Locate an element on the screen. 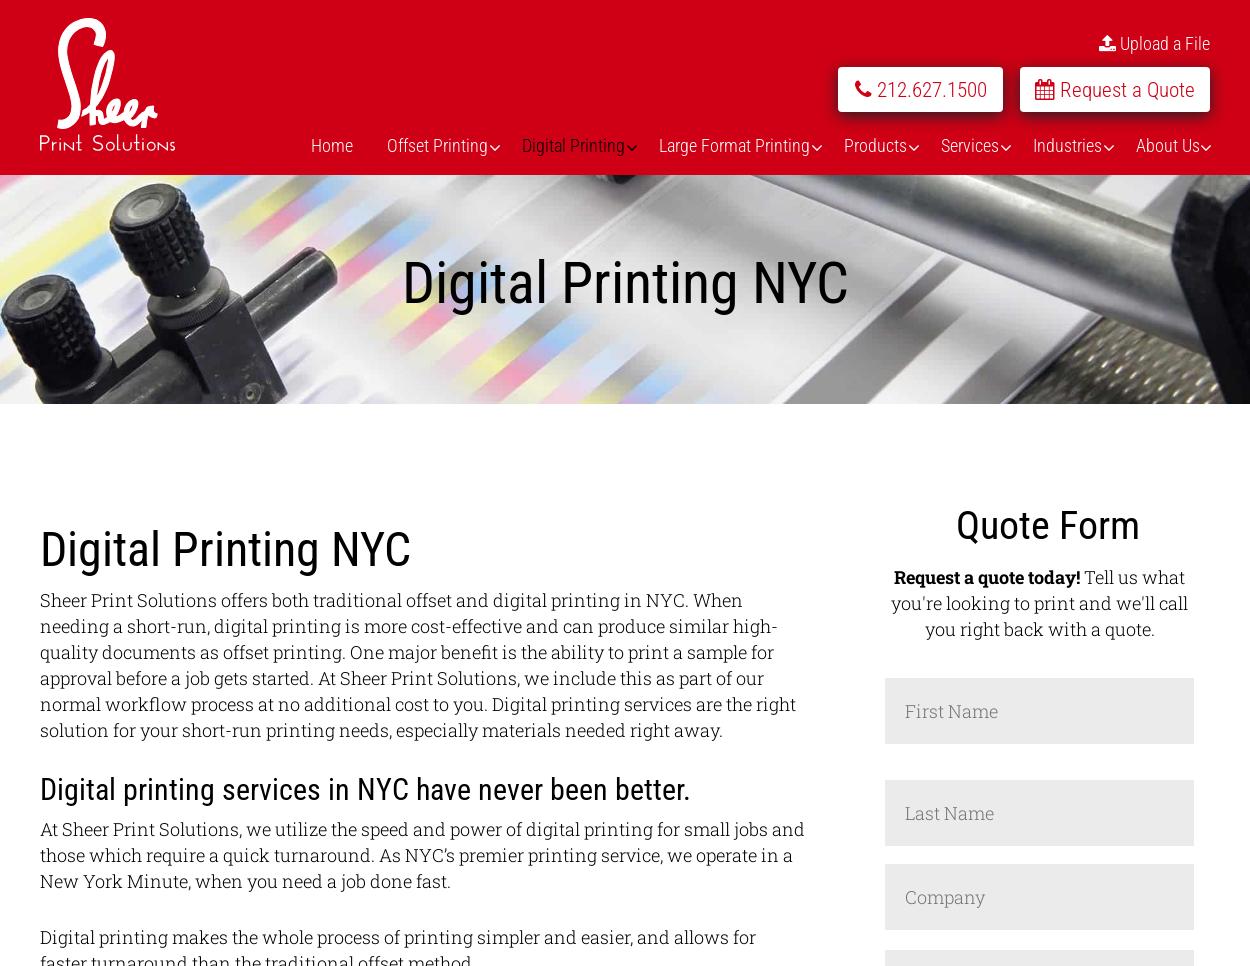 The image size is (1250, 966). 'Sheer Print Solutions offers both traditional offset and digital printing in NYC. When needing a short-run, digital printing is more cost-effective and can produce similar high-quality documents as offset printing. One major benefit is the ability to print a sample for approval before a job gets started. At Sheer Print Solutions, we include this as part of our normal workflow process at no additional cost to you. Digital printing services are the right solution for your short-run printing needs, especially materials needed right away.' is located at coordinates (417, 664).